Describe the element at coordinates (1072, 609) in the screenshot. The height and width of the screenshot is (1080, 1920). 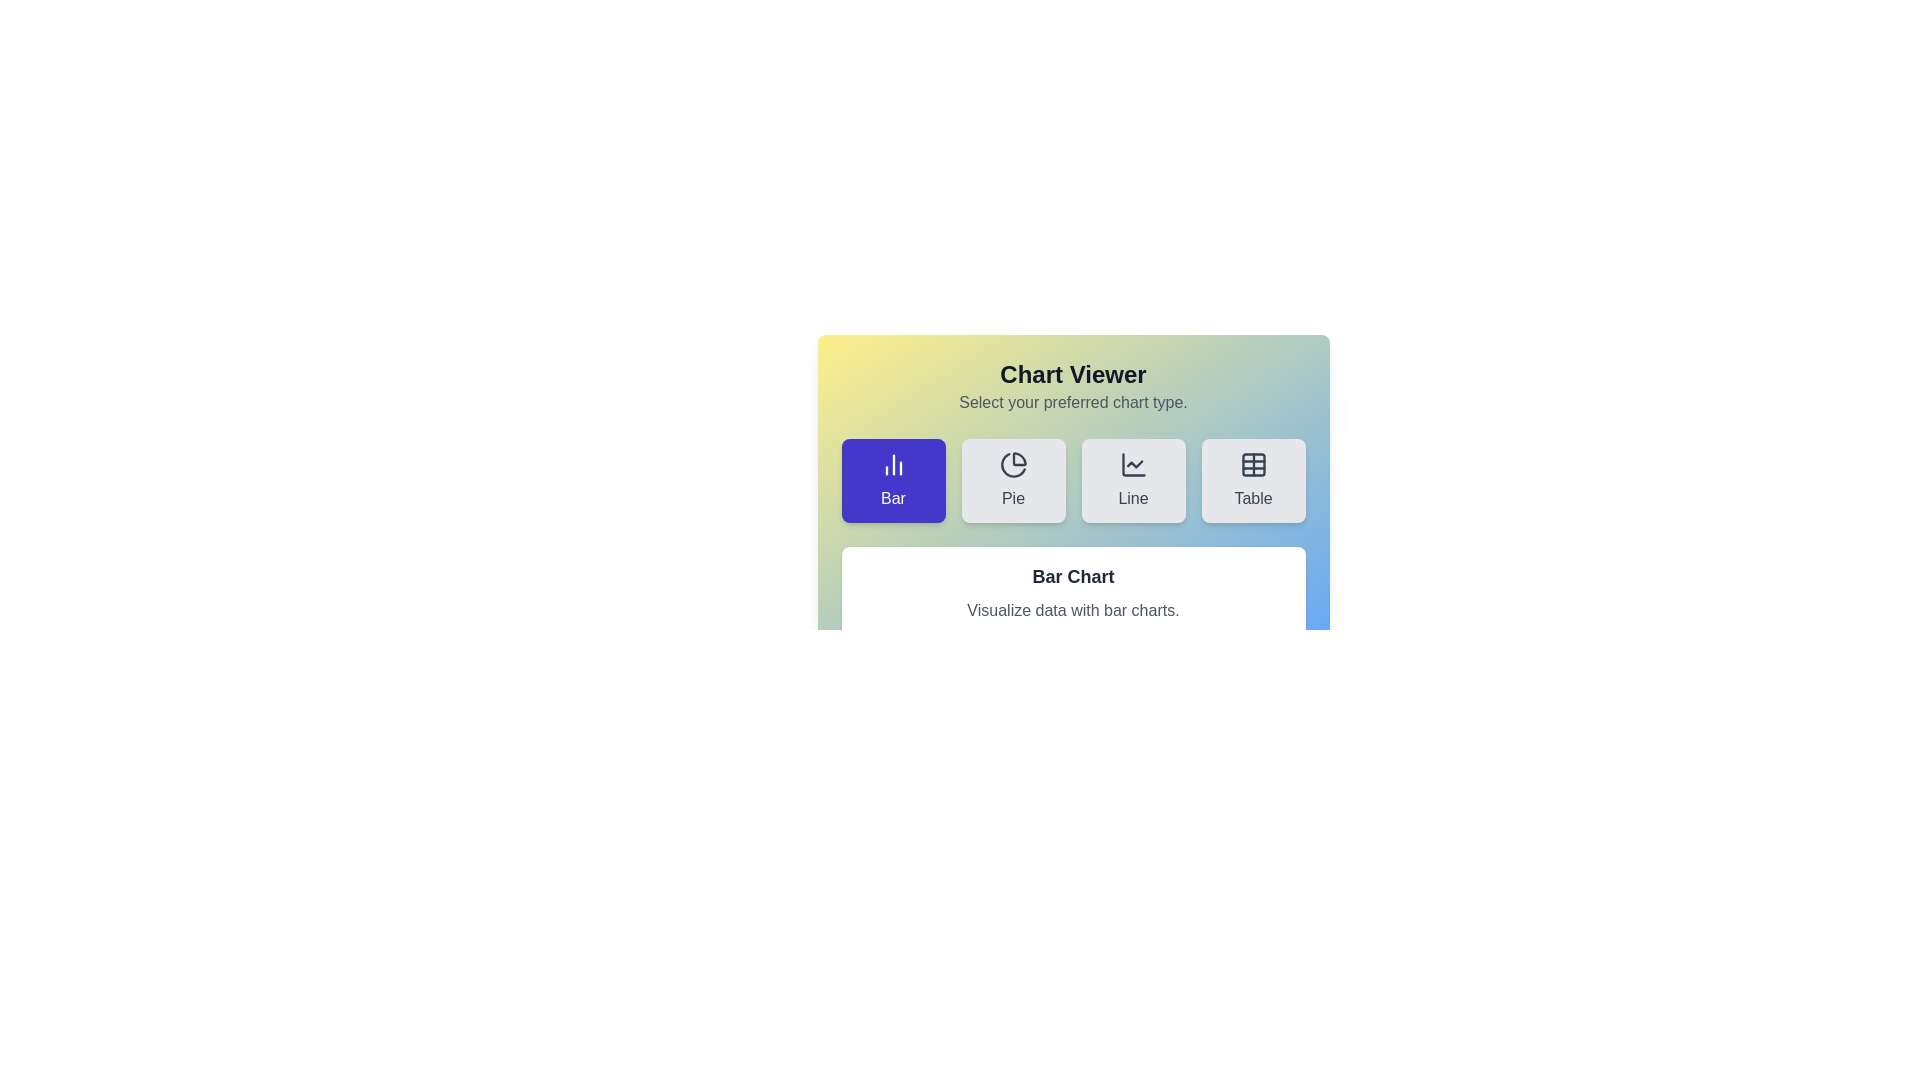
I see `the text label displaying 'Visualize data with bar charts.' which is positioned below the 'Bar Chart' heading in a light-colored rectangular box` at that location.